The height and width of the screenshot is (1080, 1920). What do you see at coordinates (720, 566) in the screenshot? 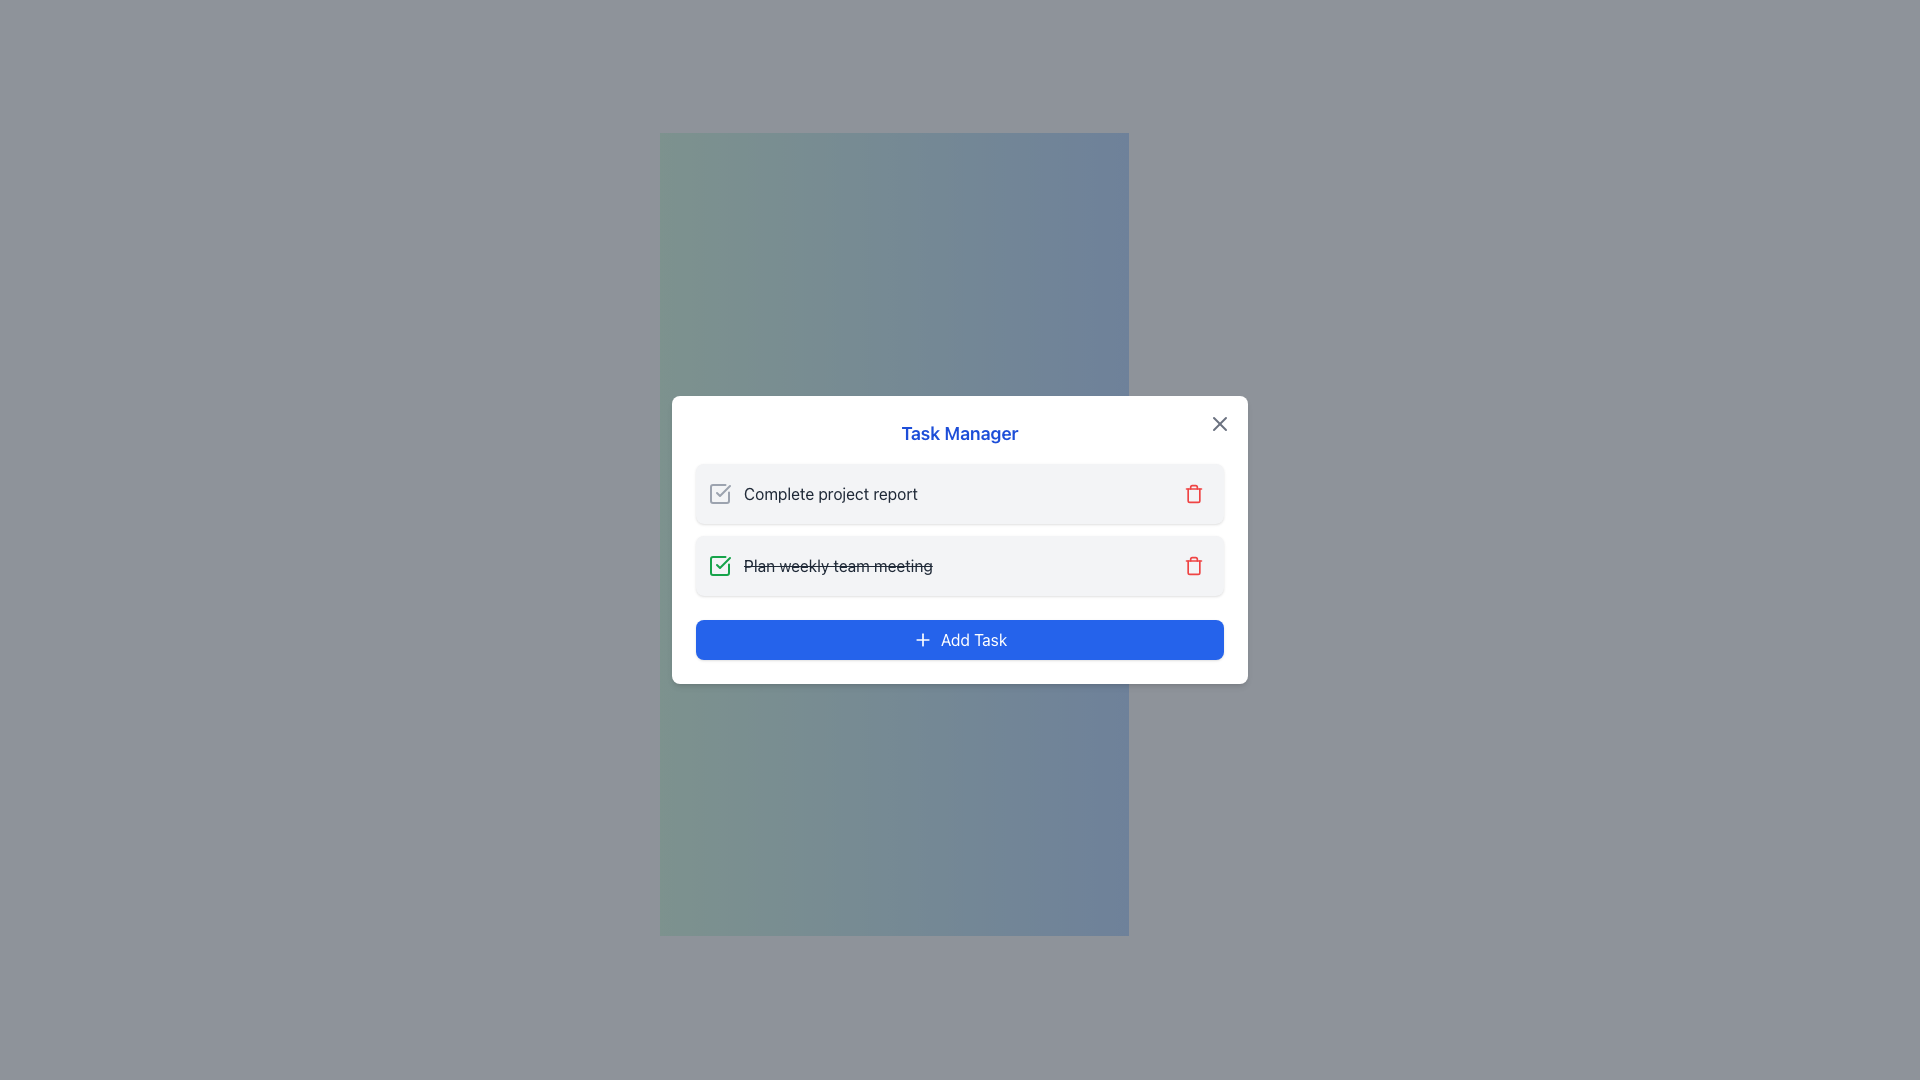
I see `the green checkmark icon styled Checkbox located to the left of the text 'Plan weekly team meeting'` at bounding box center [720, 566].